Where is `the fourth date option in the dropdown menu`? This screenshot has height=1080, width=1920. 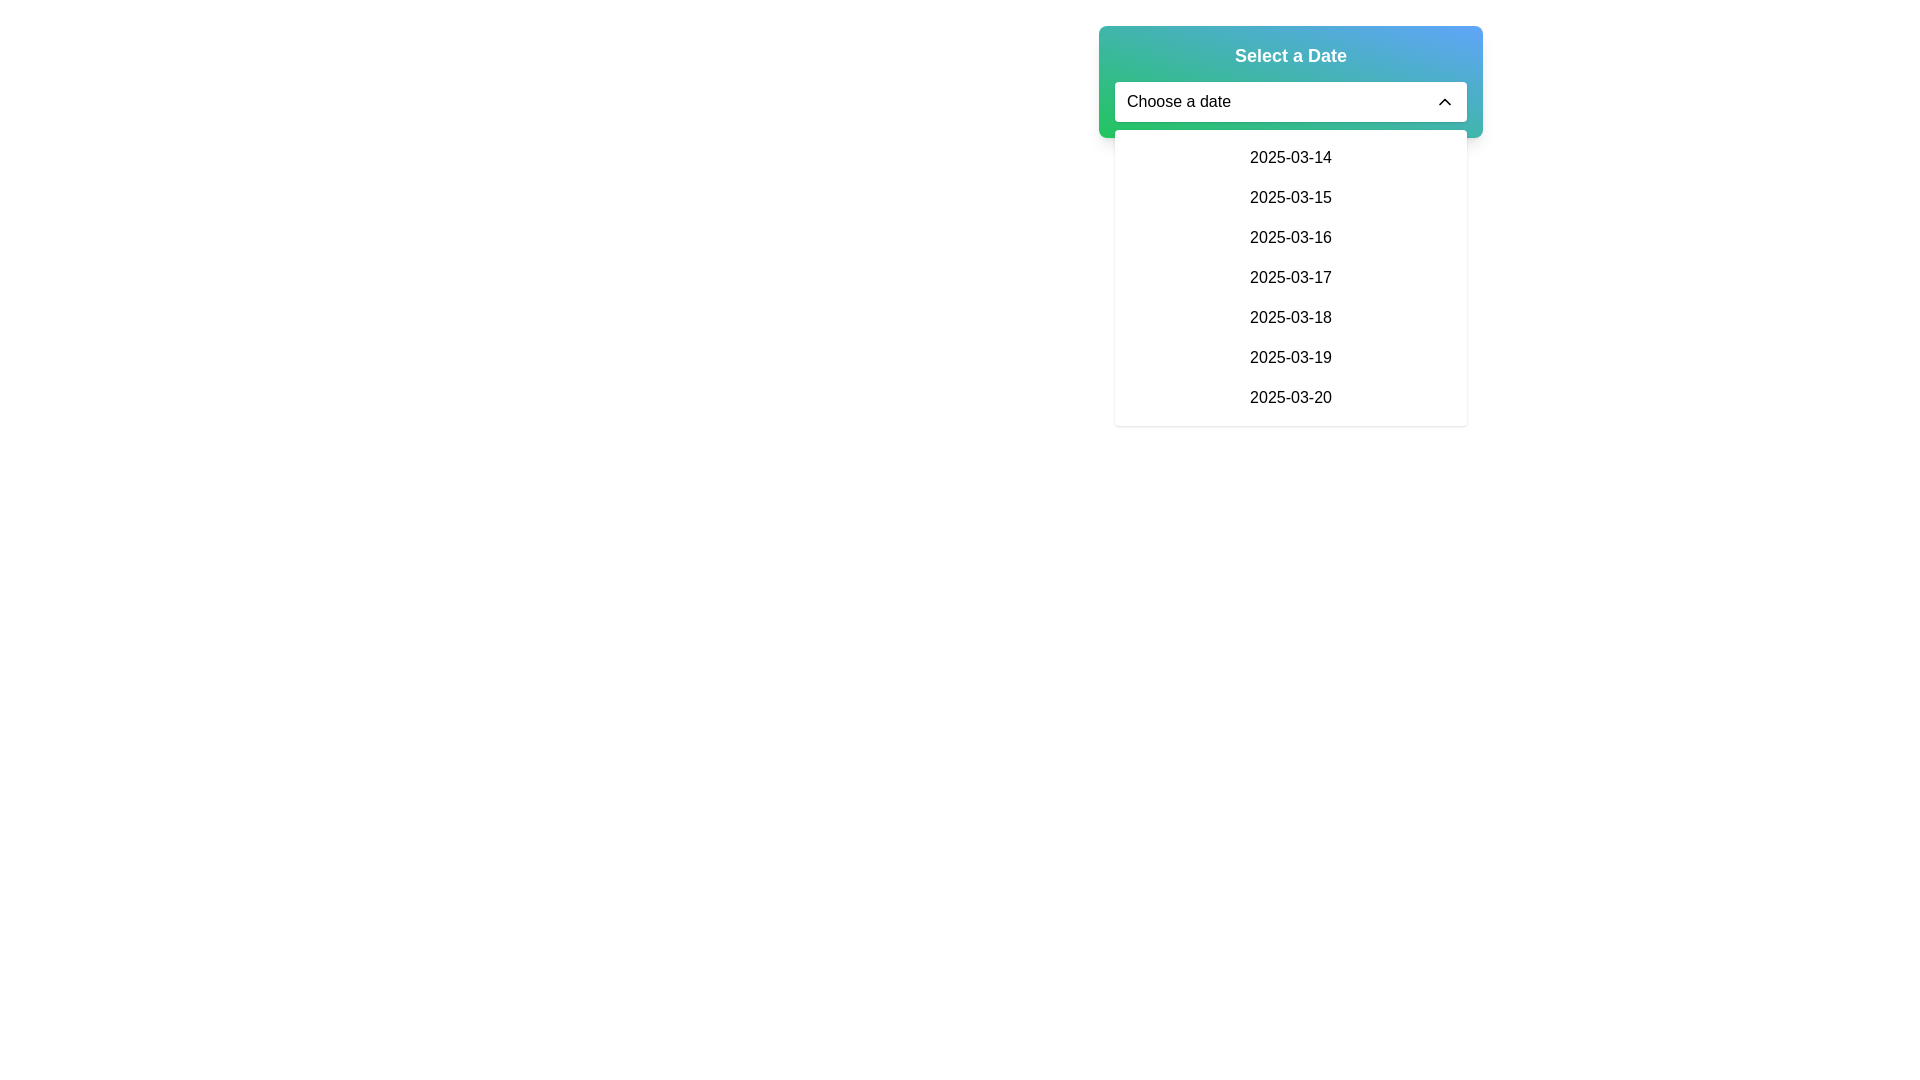 the fourth date option in the dropdown menu is located at coordinates (1291, 277).